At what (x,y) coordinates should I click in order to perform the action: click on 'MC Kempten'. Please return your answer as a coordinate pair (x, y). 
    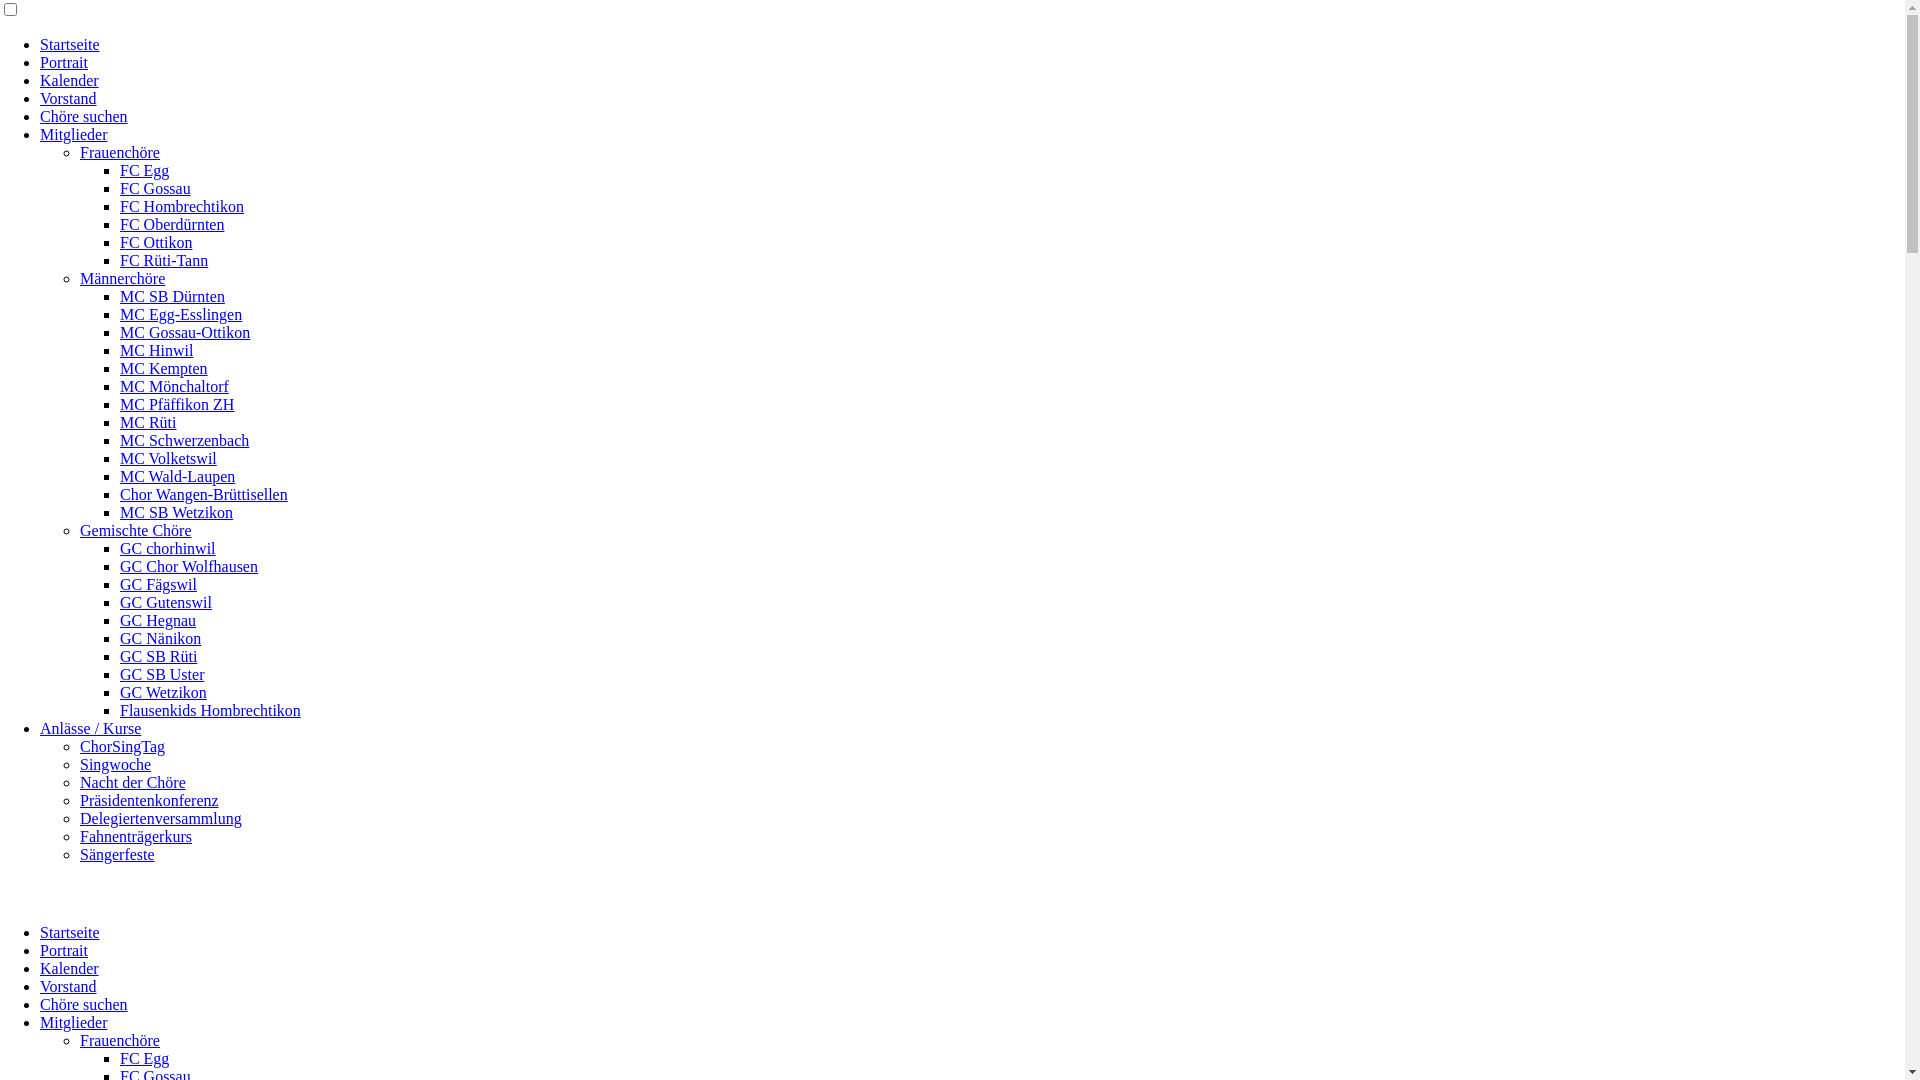
    Looking at the image, I should click on (163, 368).